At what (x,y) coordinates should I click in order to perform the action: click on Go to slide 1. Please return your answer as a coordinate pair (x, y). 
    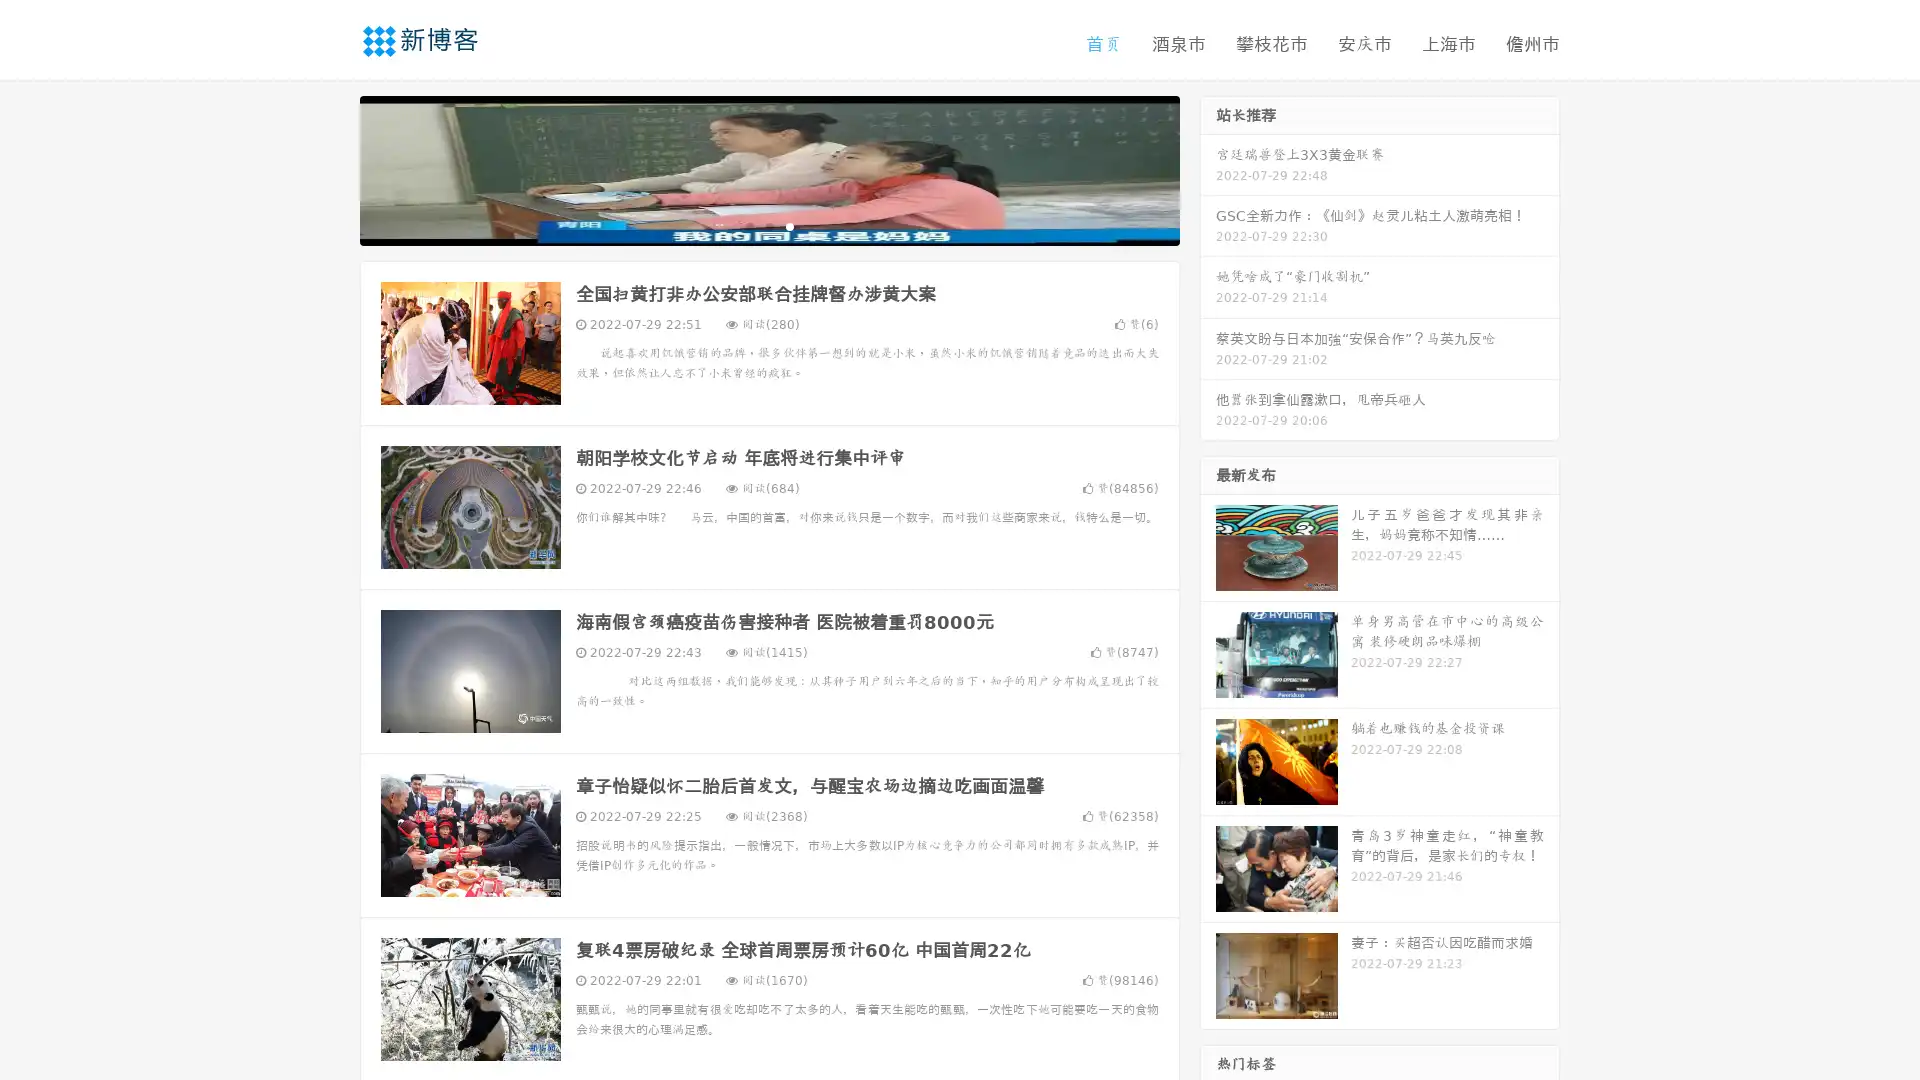
    Looking at the image, I should click on (748, 225).